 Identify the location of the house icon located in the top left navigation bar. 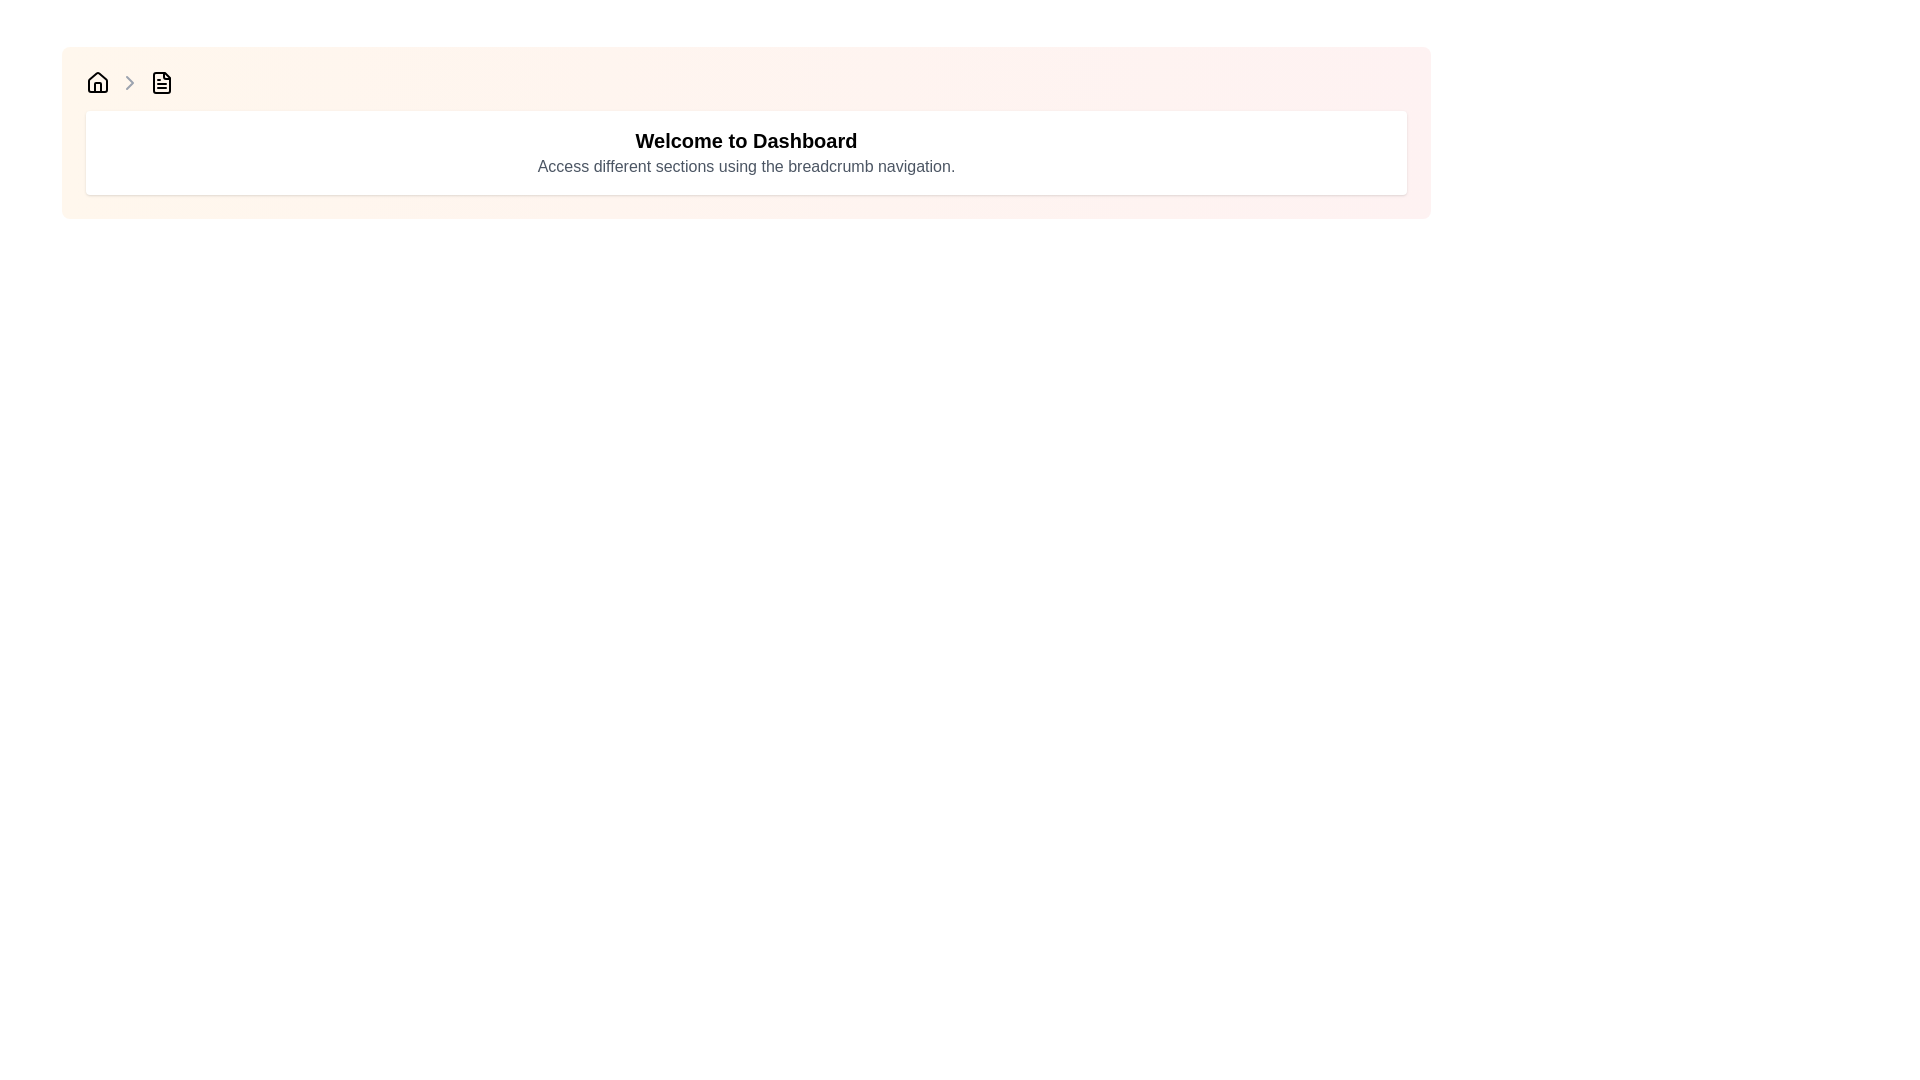
(96, 80).